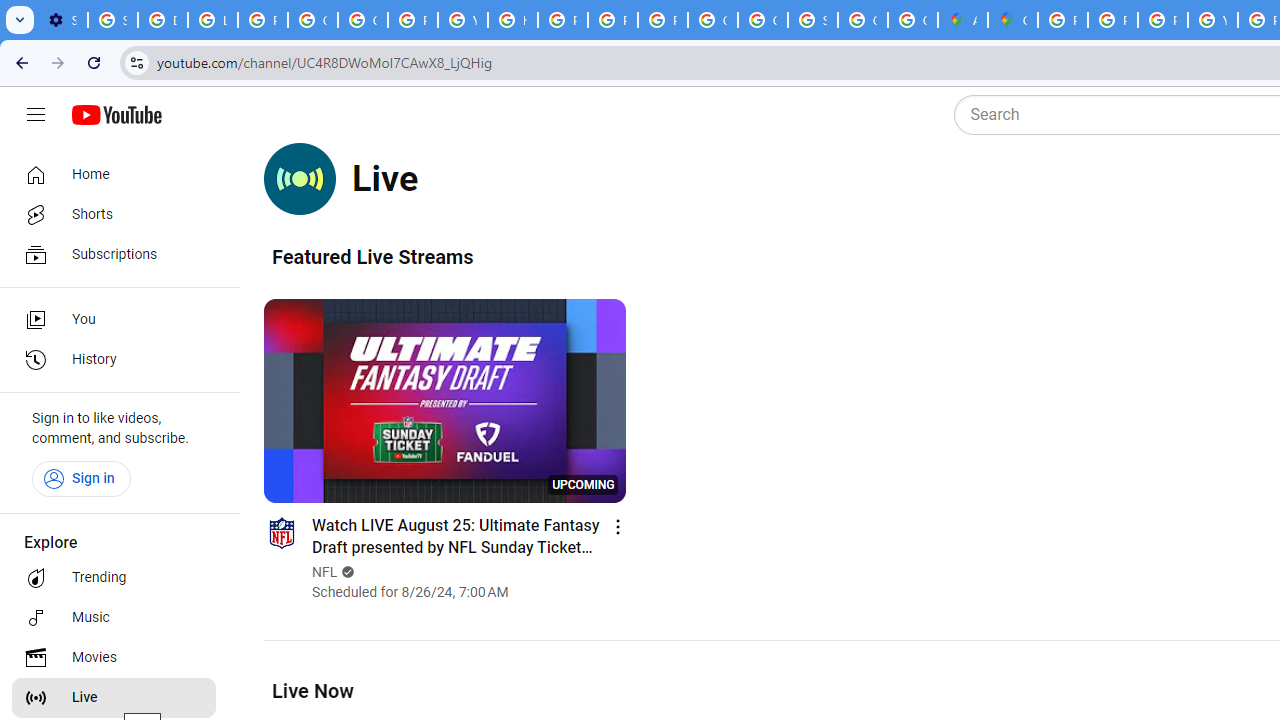  What do you see at coordinates (346, 572) in the screenshot?
I see `'Verified'` at bounding box center [346, 572].